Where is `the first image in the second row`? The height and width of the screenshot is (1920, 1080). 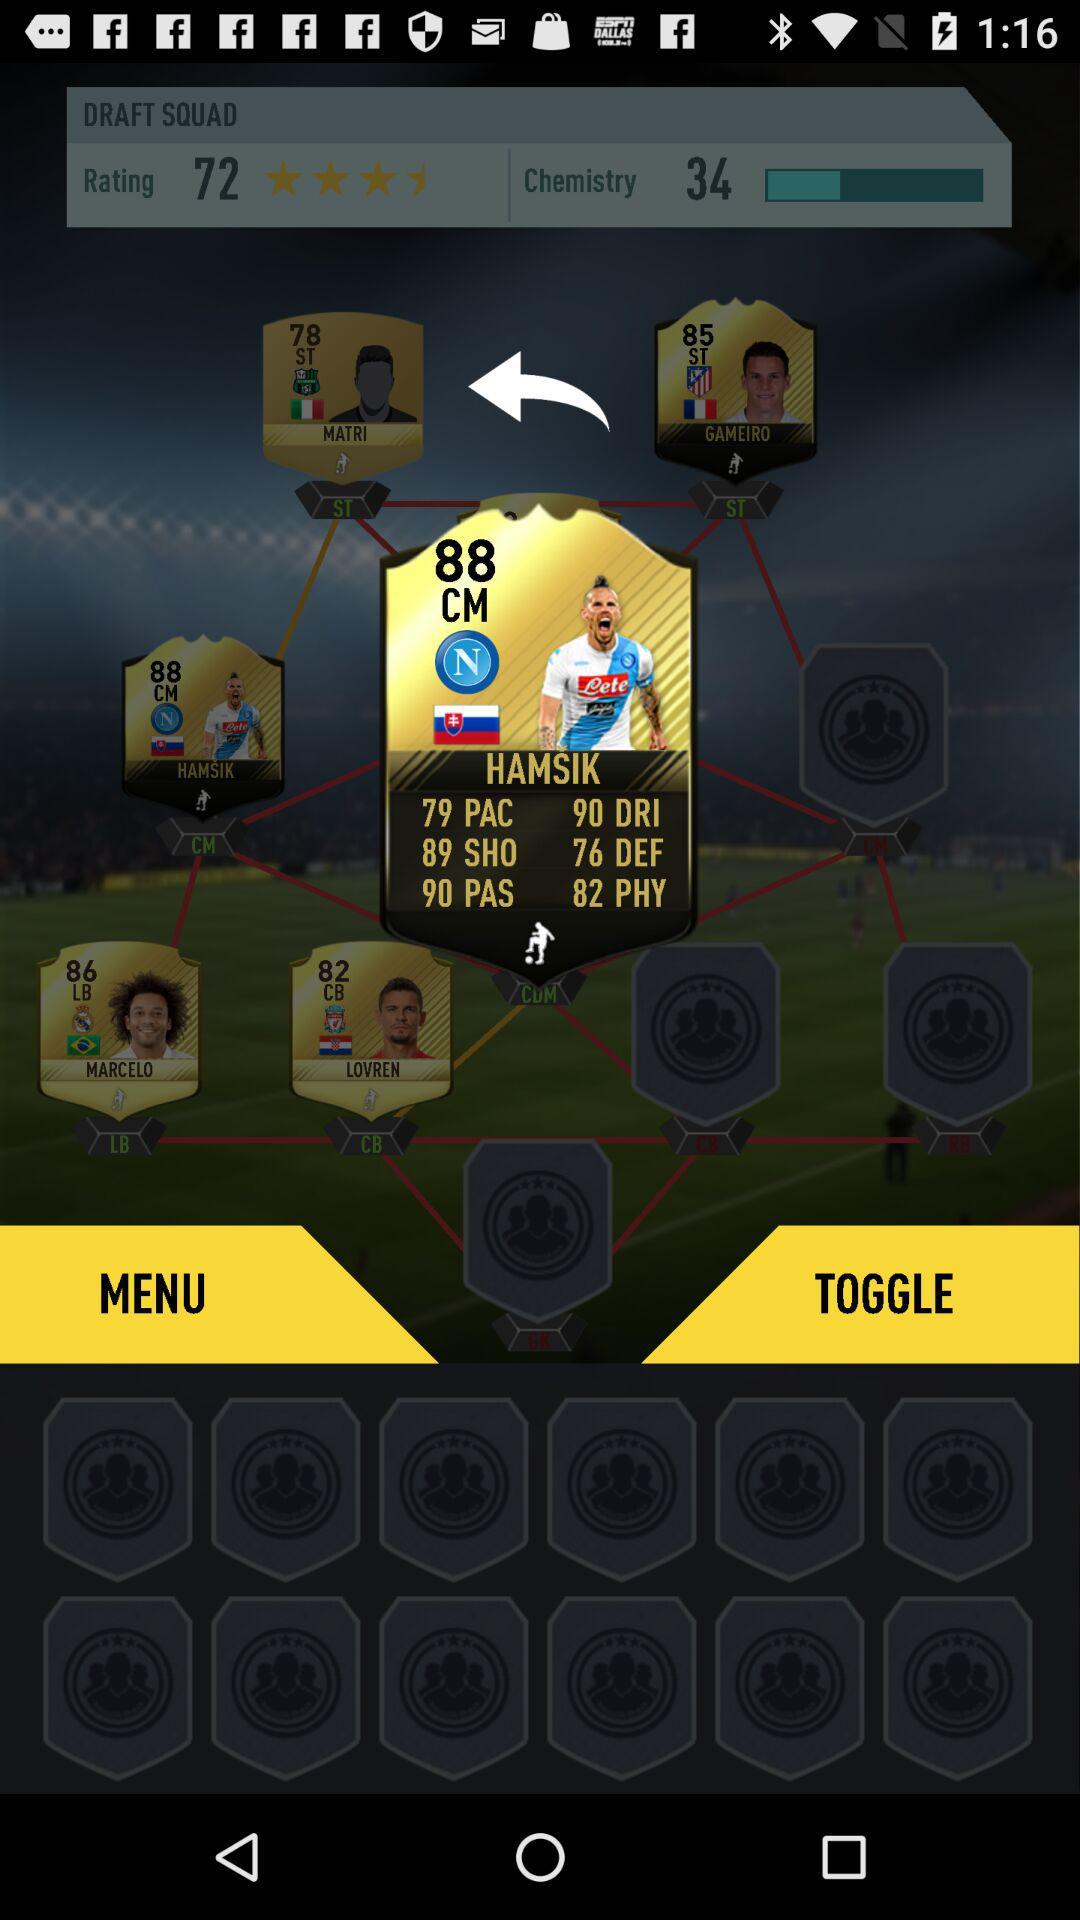
the first image in the second row is located at coordinates (203, 734).